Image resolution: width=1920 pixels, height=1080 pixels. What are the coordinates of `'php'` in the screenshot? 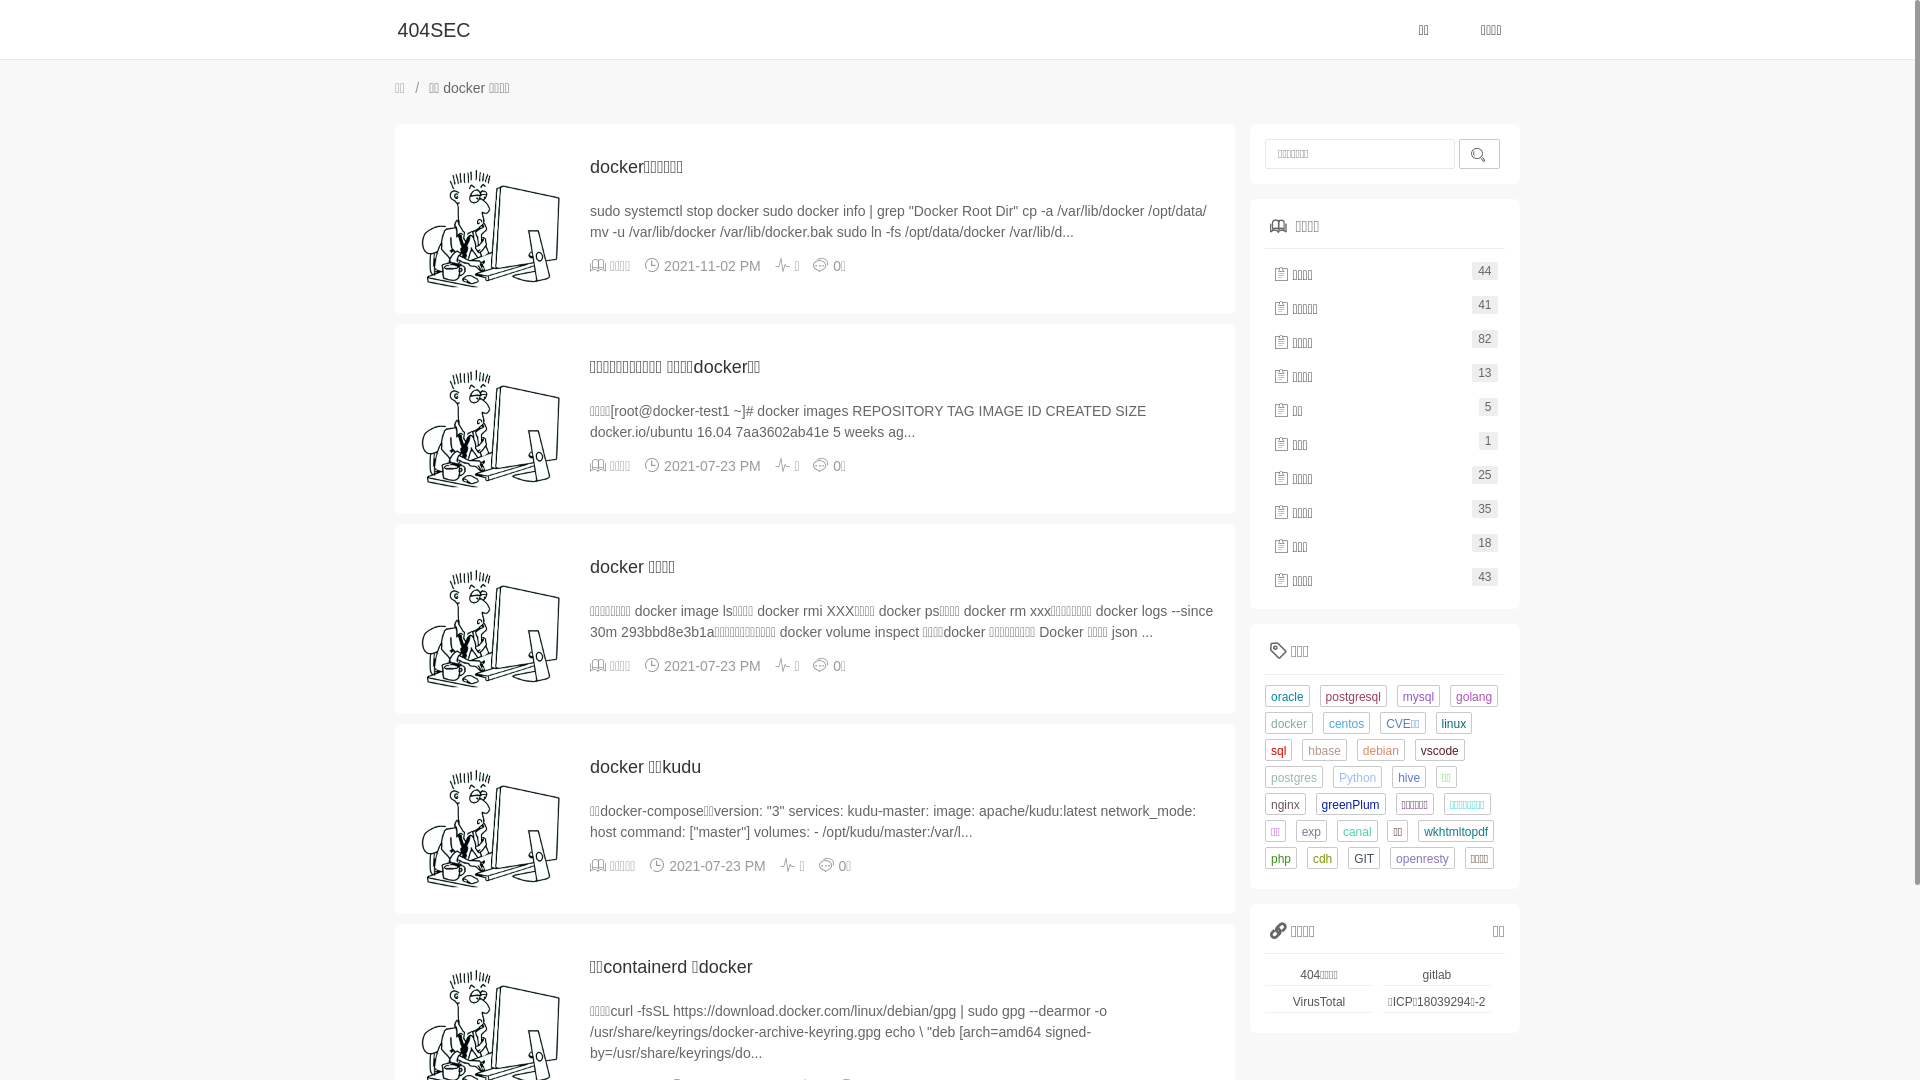 It's located at (1281, 856).